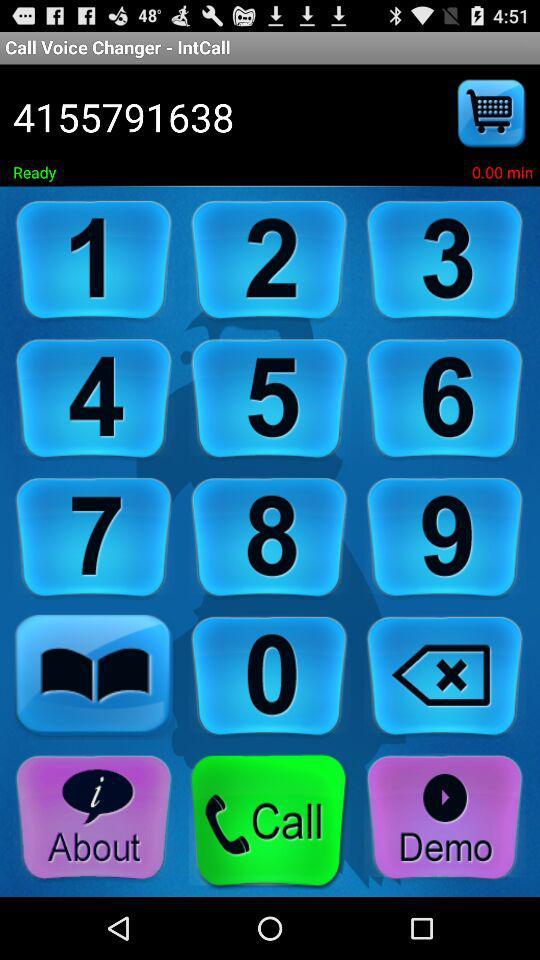 Image resolution: width=540 pixels, height=960 pixels. I want to click on press to select the four number to dial, so click(93, 398).